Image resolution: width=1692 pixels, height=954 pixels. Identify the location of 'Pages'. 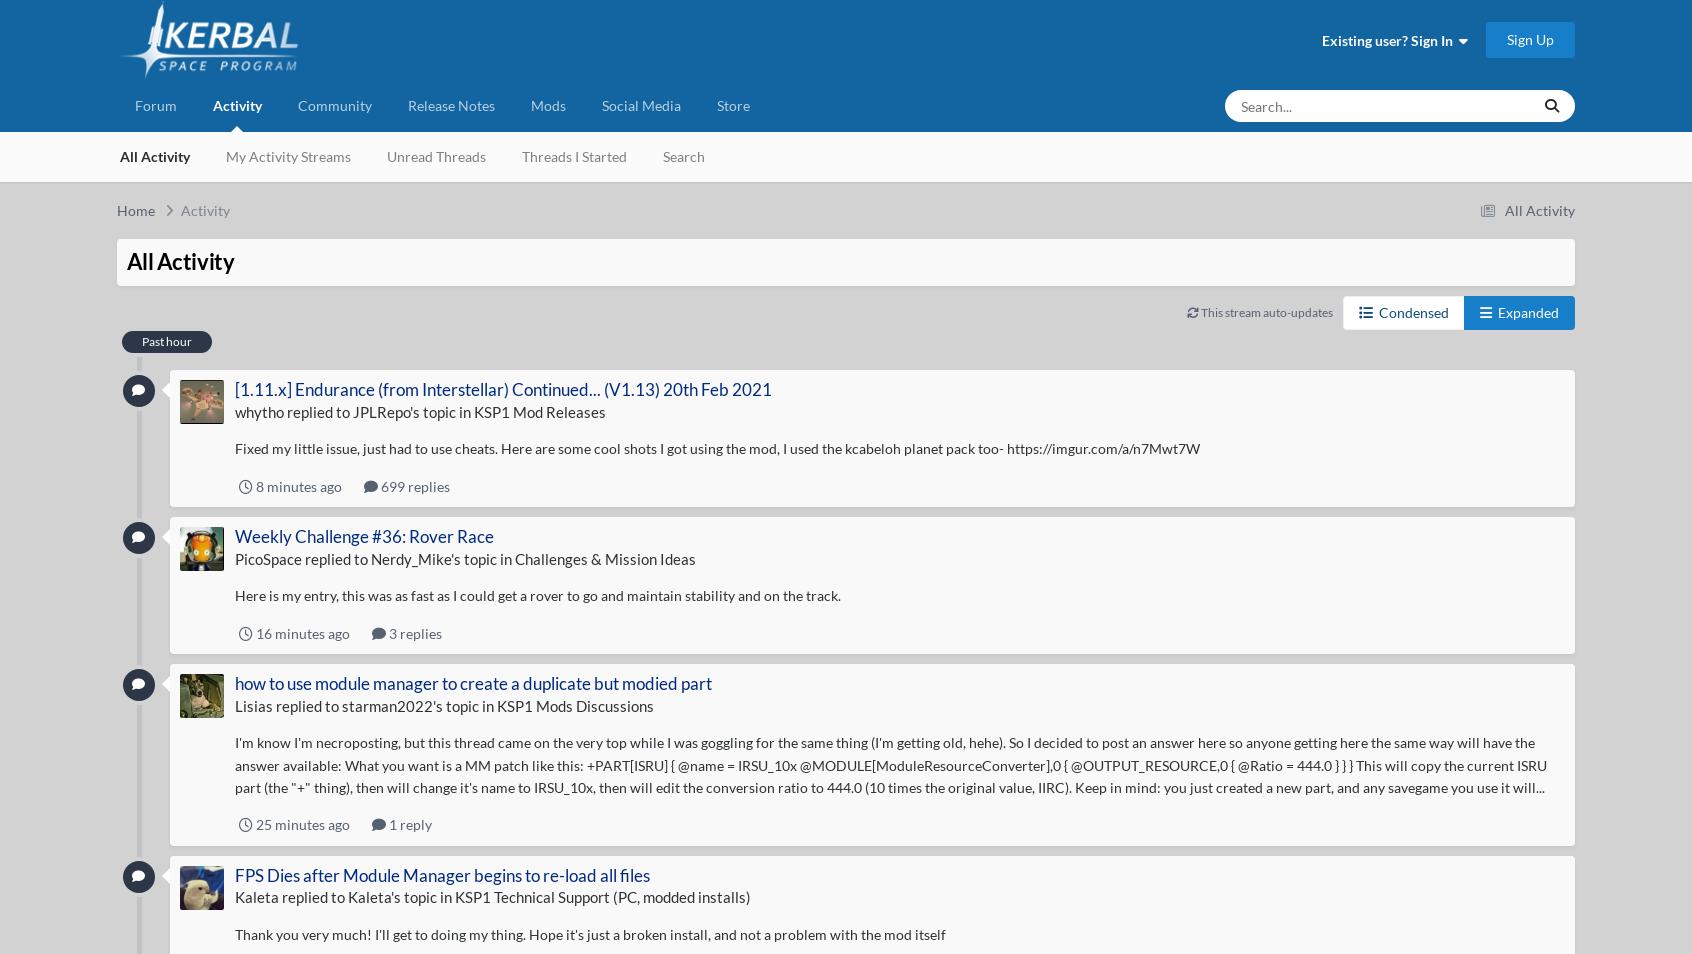
(1394, 246).